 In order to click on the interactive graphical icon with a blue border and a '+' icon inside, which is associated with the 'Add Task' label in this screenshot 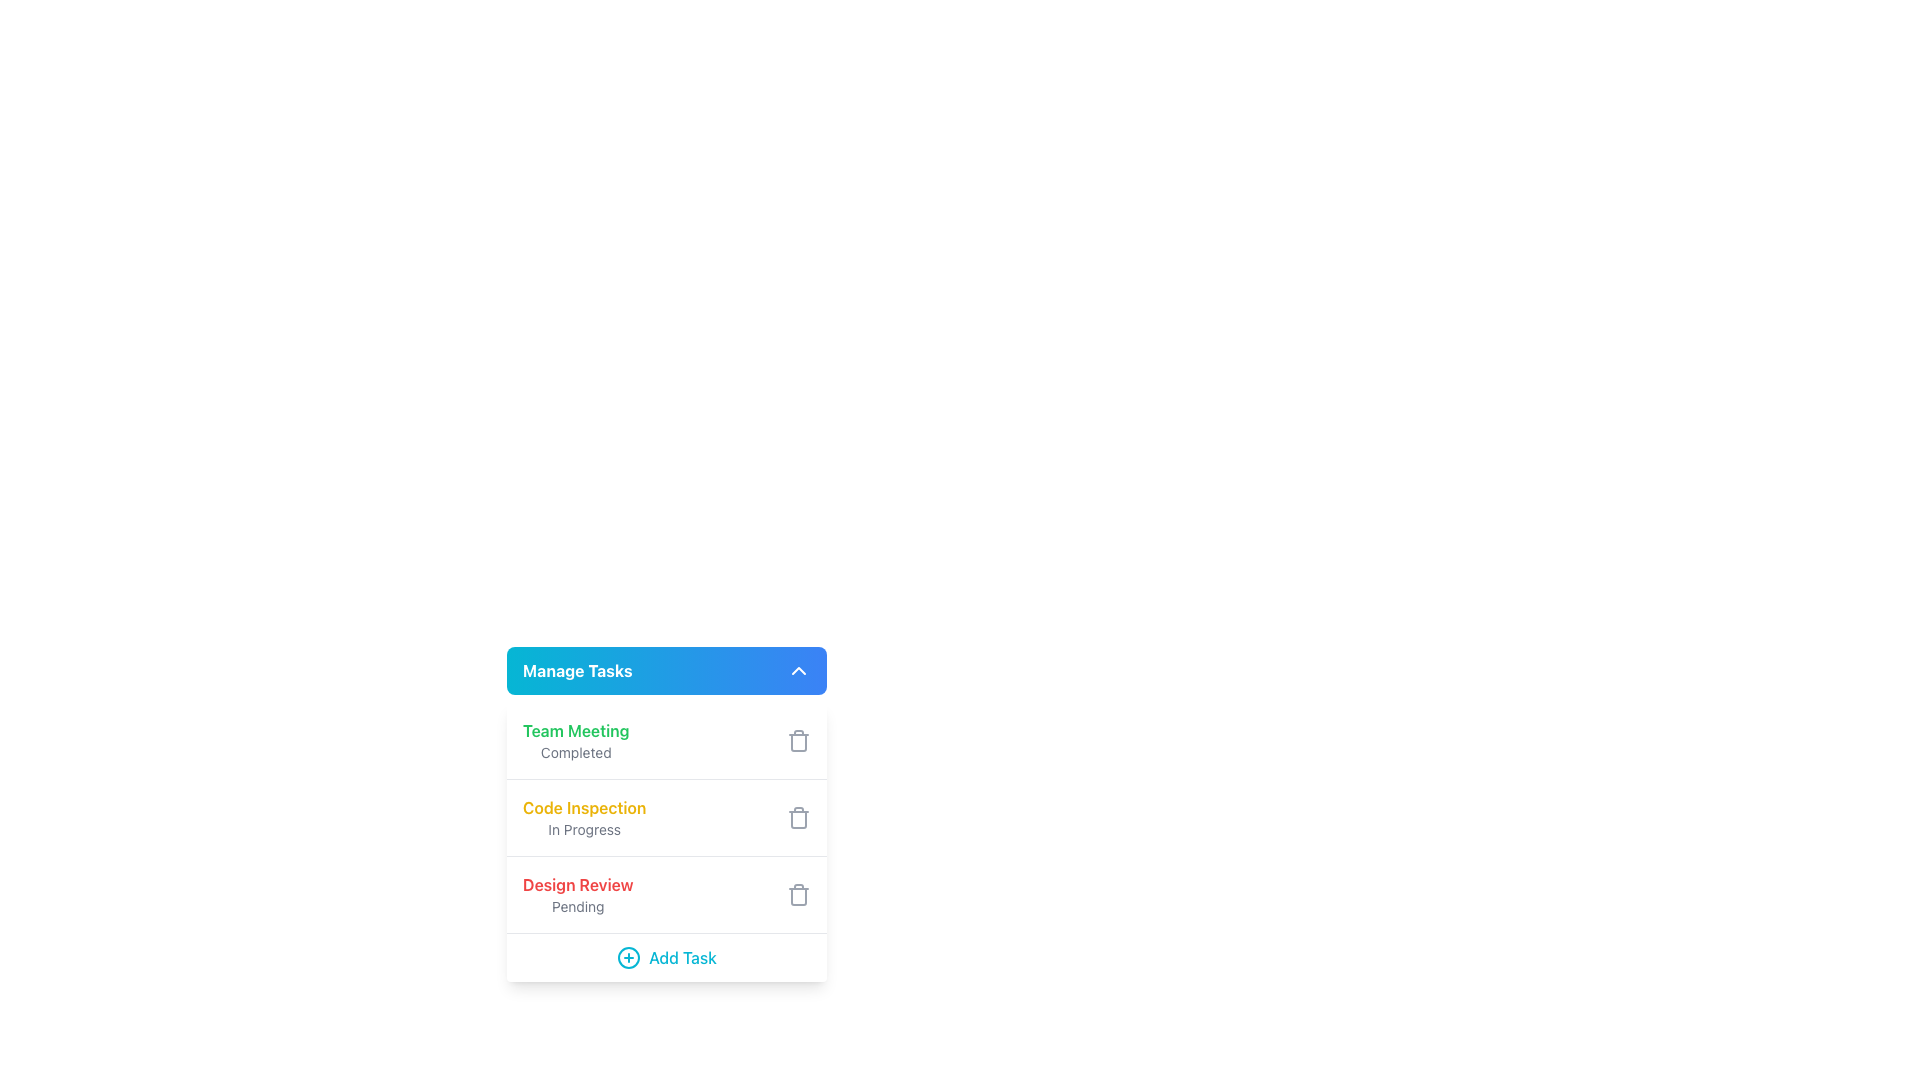, I will do `click(627, 956)`.